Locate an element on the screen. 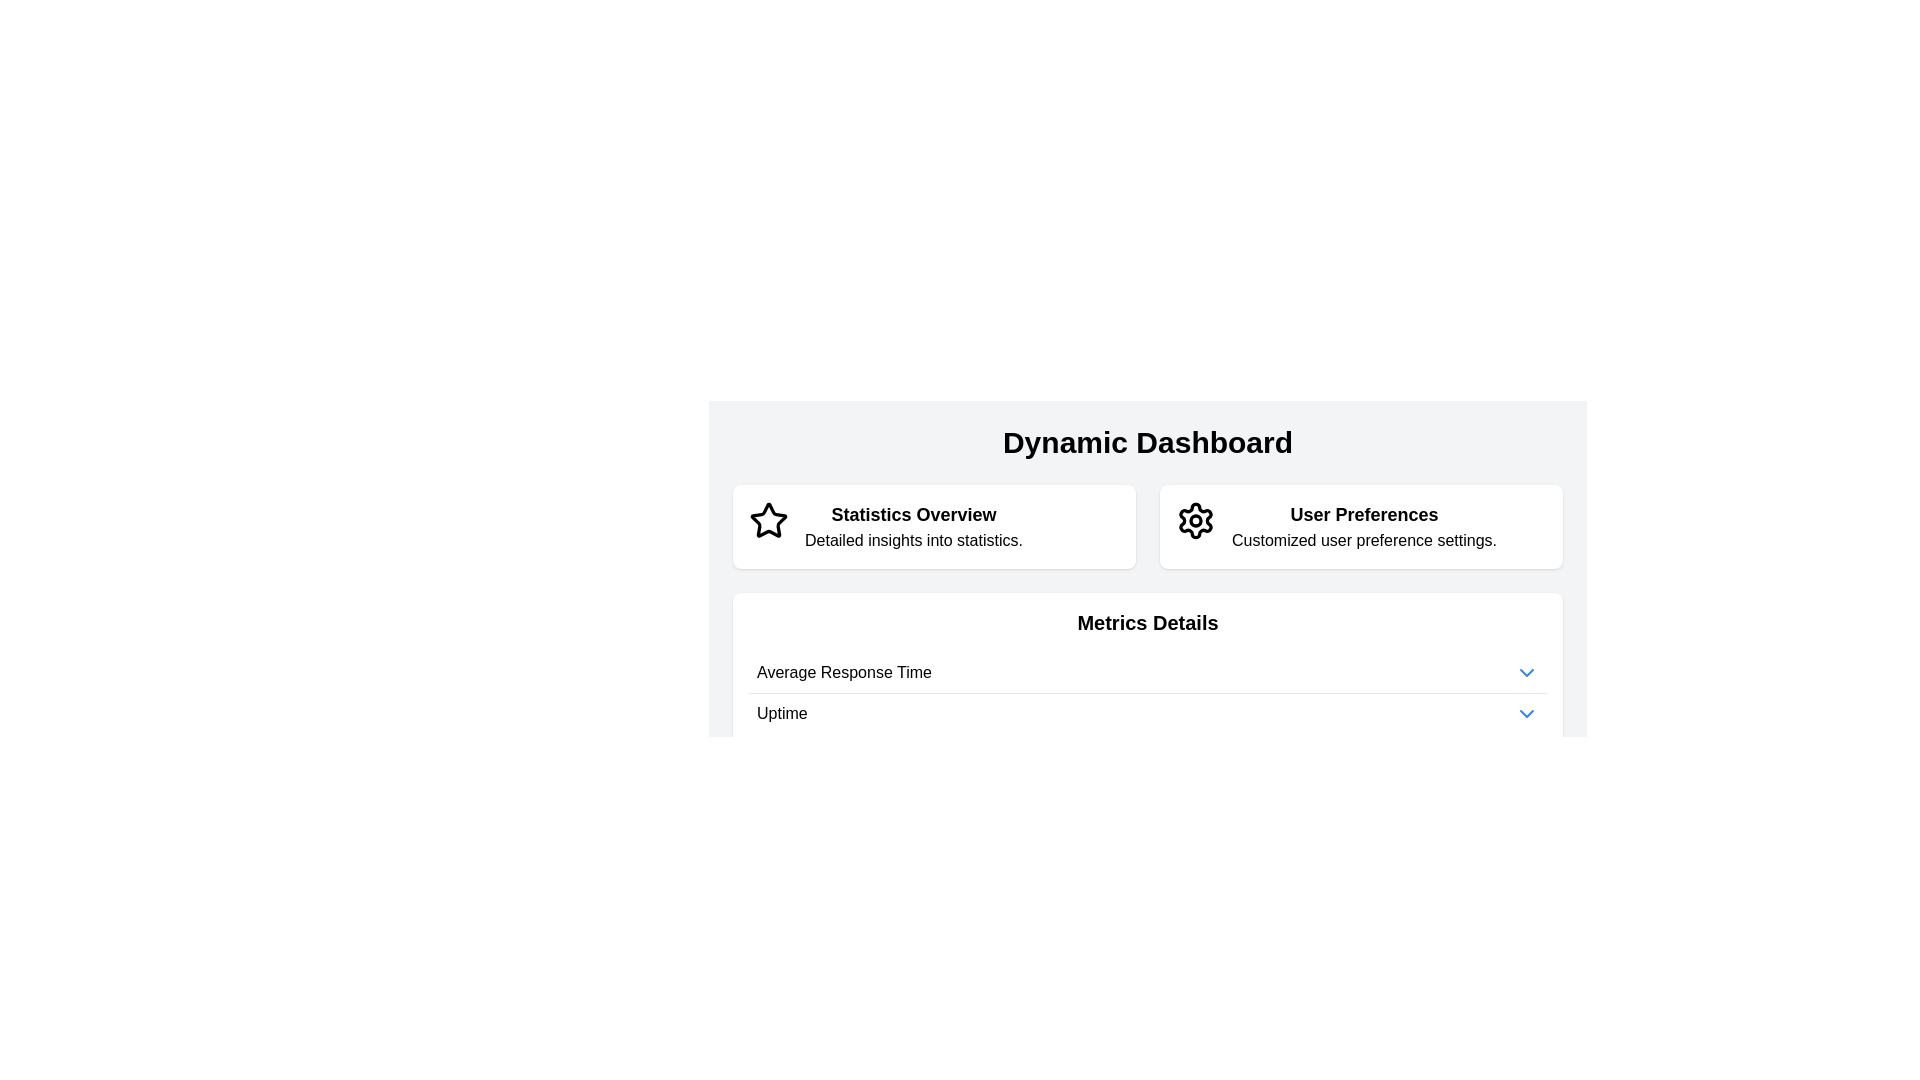 This screenshot has width=1920, height=1080. the static text label that provides additional information about 'User Preferences', located below the 'User Preferences' title in the right section of the user interface panel under the 'Dynamic Dashboard' header is located at coordinates (1363, 540).